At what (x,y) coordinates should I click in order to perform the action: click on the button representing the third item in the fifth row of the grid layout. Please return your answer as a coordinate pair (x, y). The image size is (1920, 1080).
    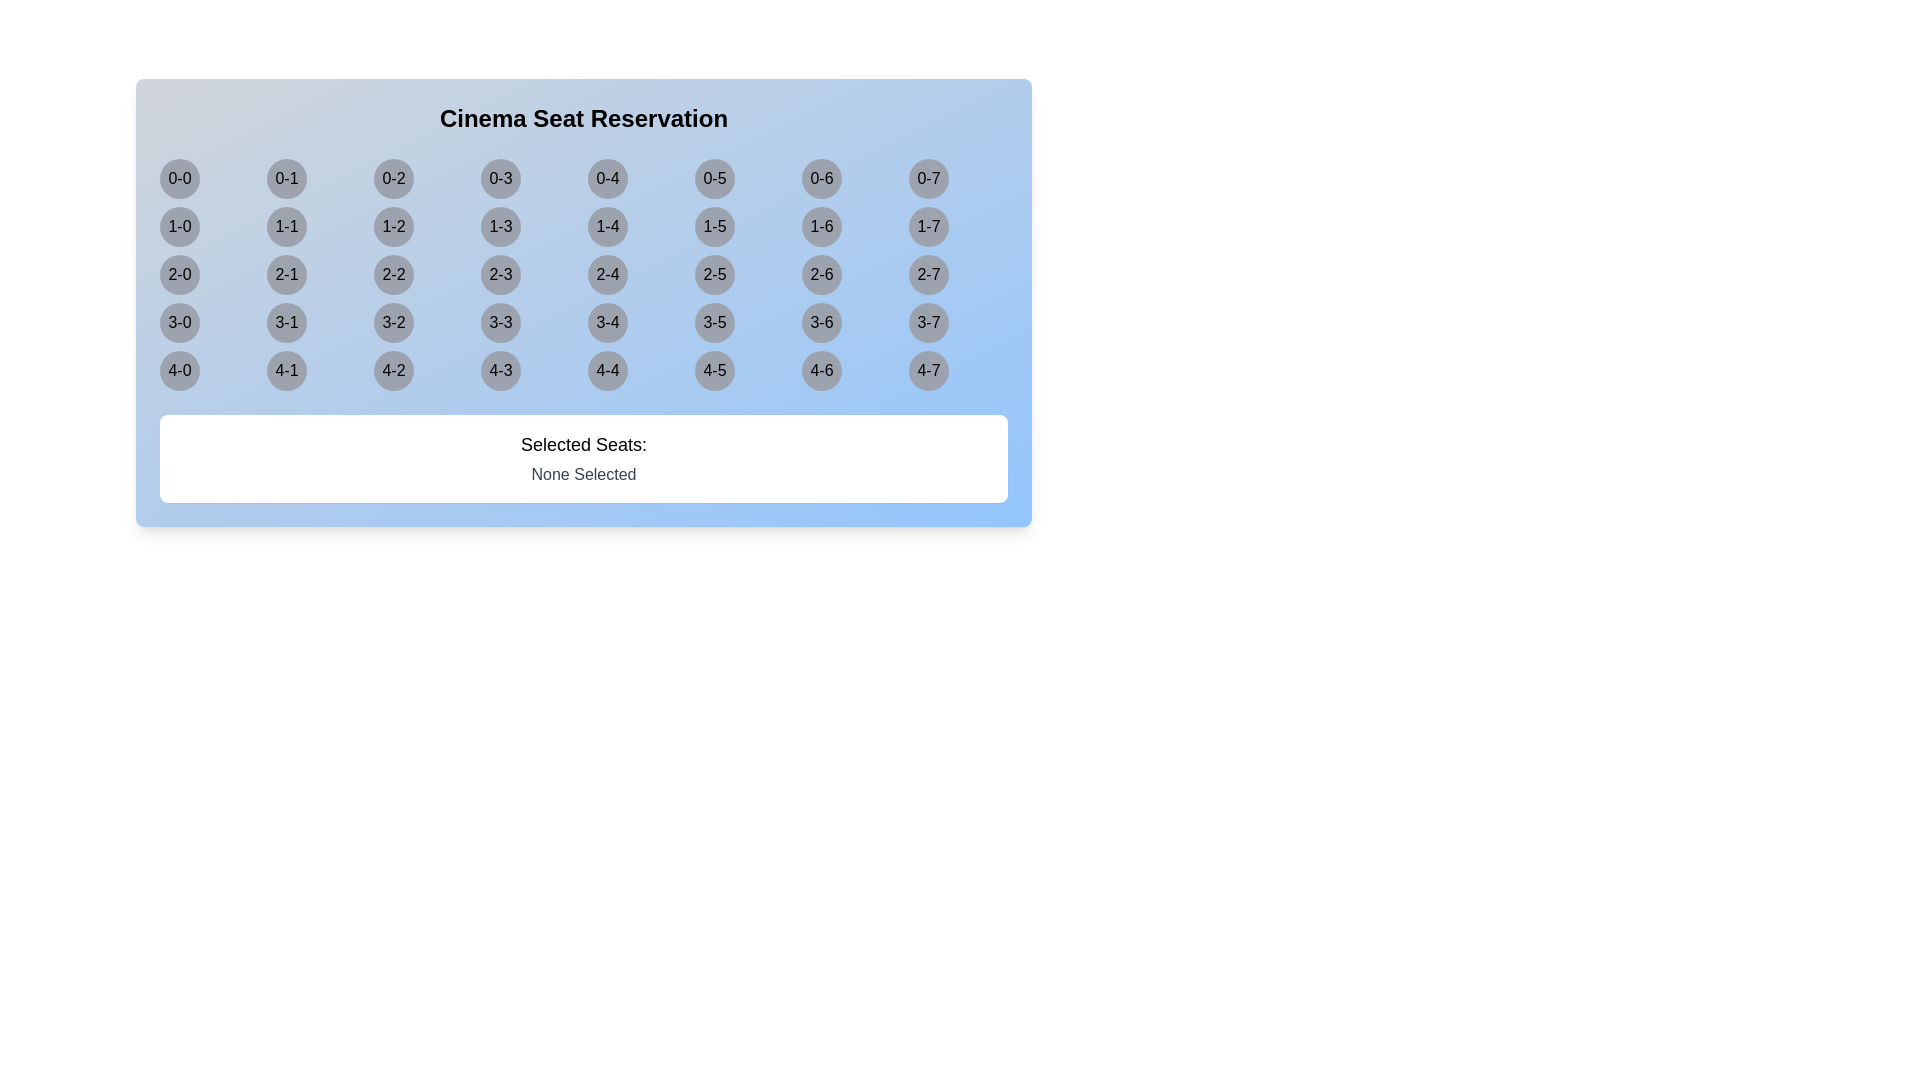
    Looking at the image, I should click on (393, 370).